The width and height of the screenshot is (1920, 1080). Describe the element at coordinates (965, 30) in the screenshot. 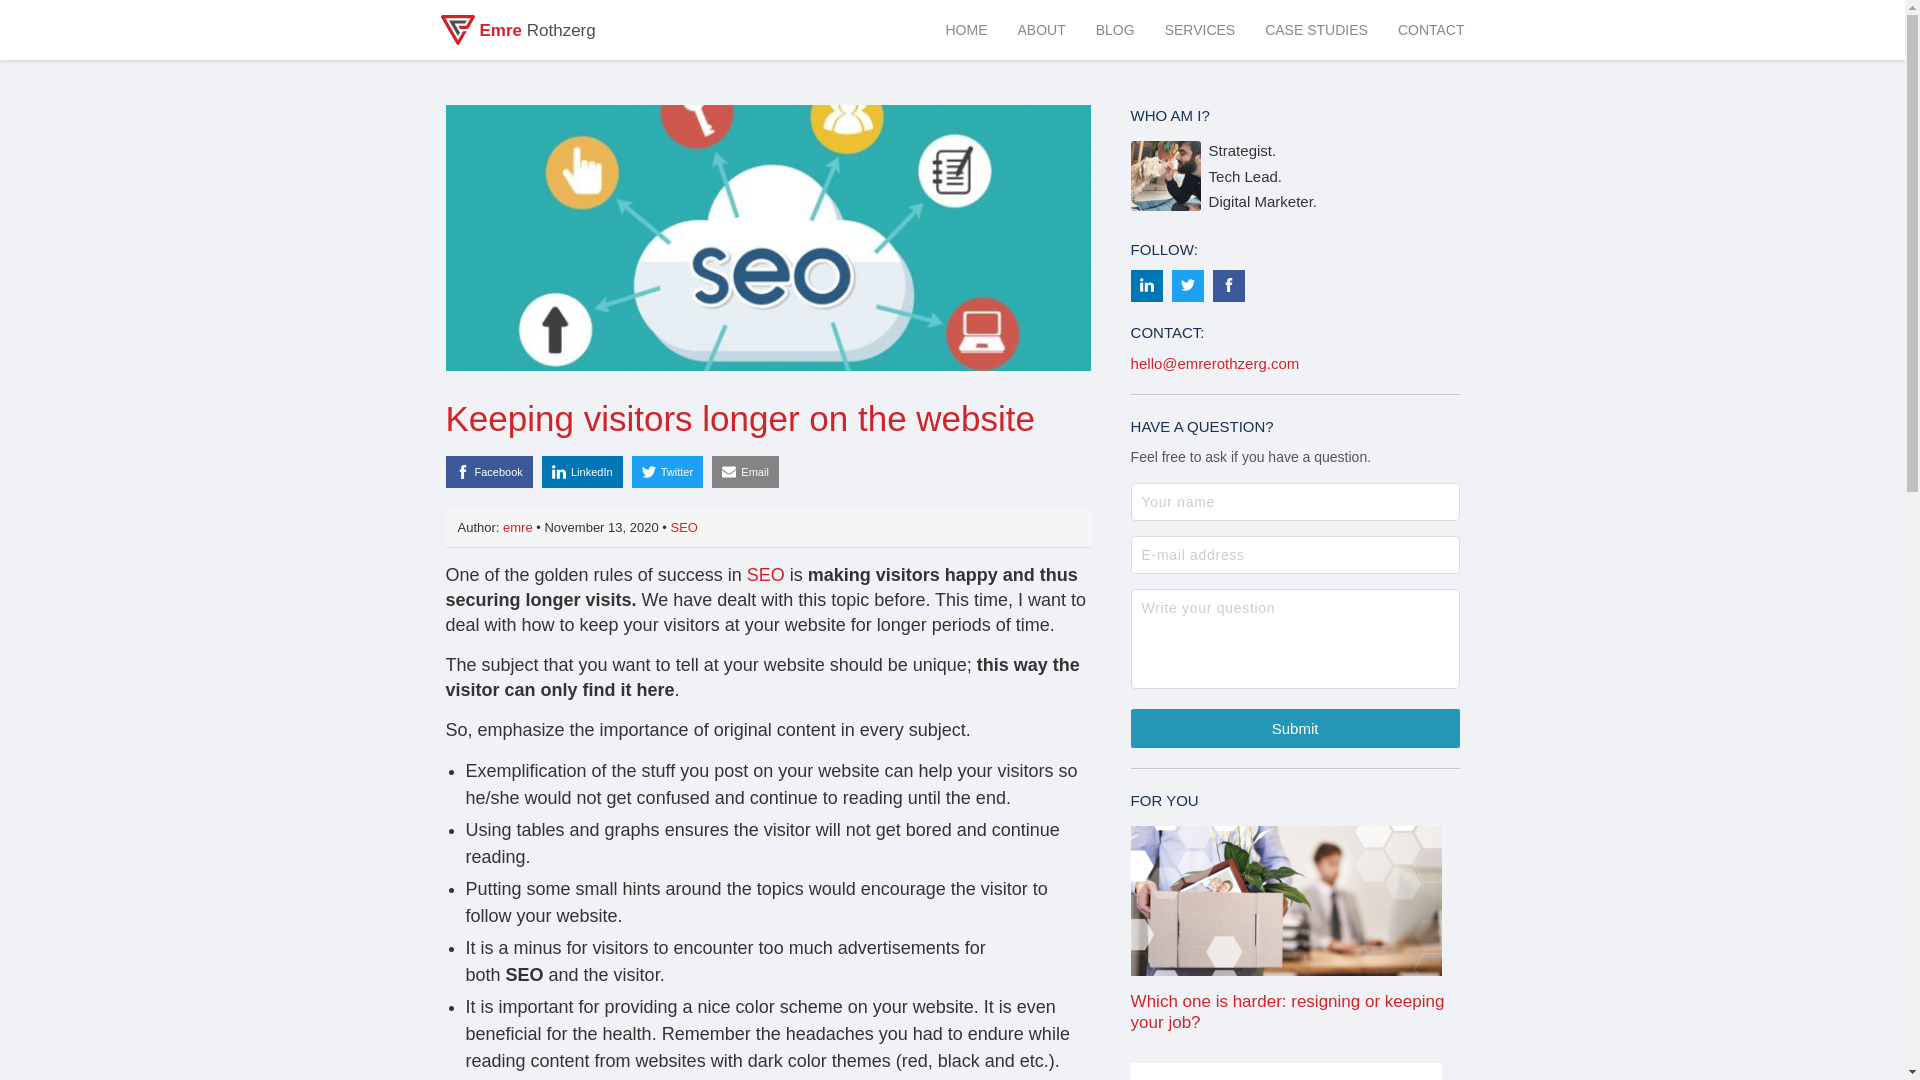

I see `'HOME'` at that location.